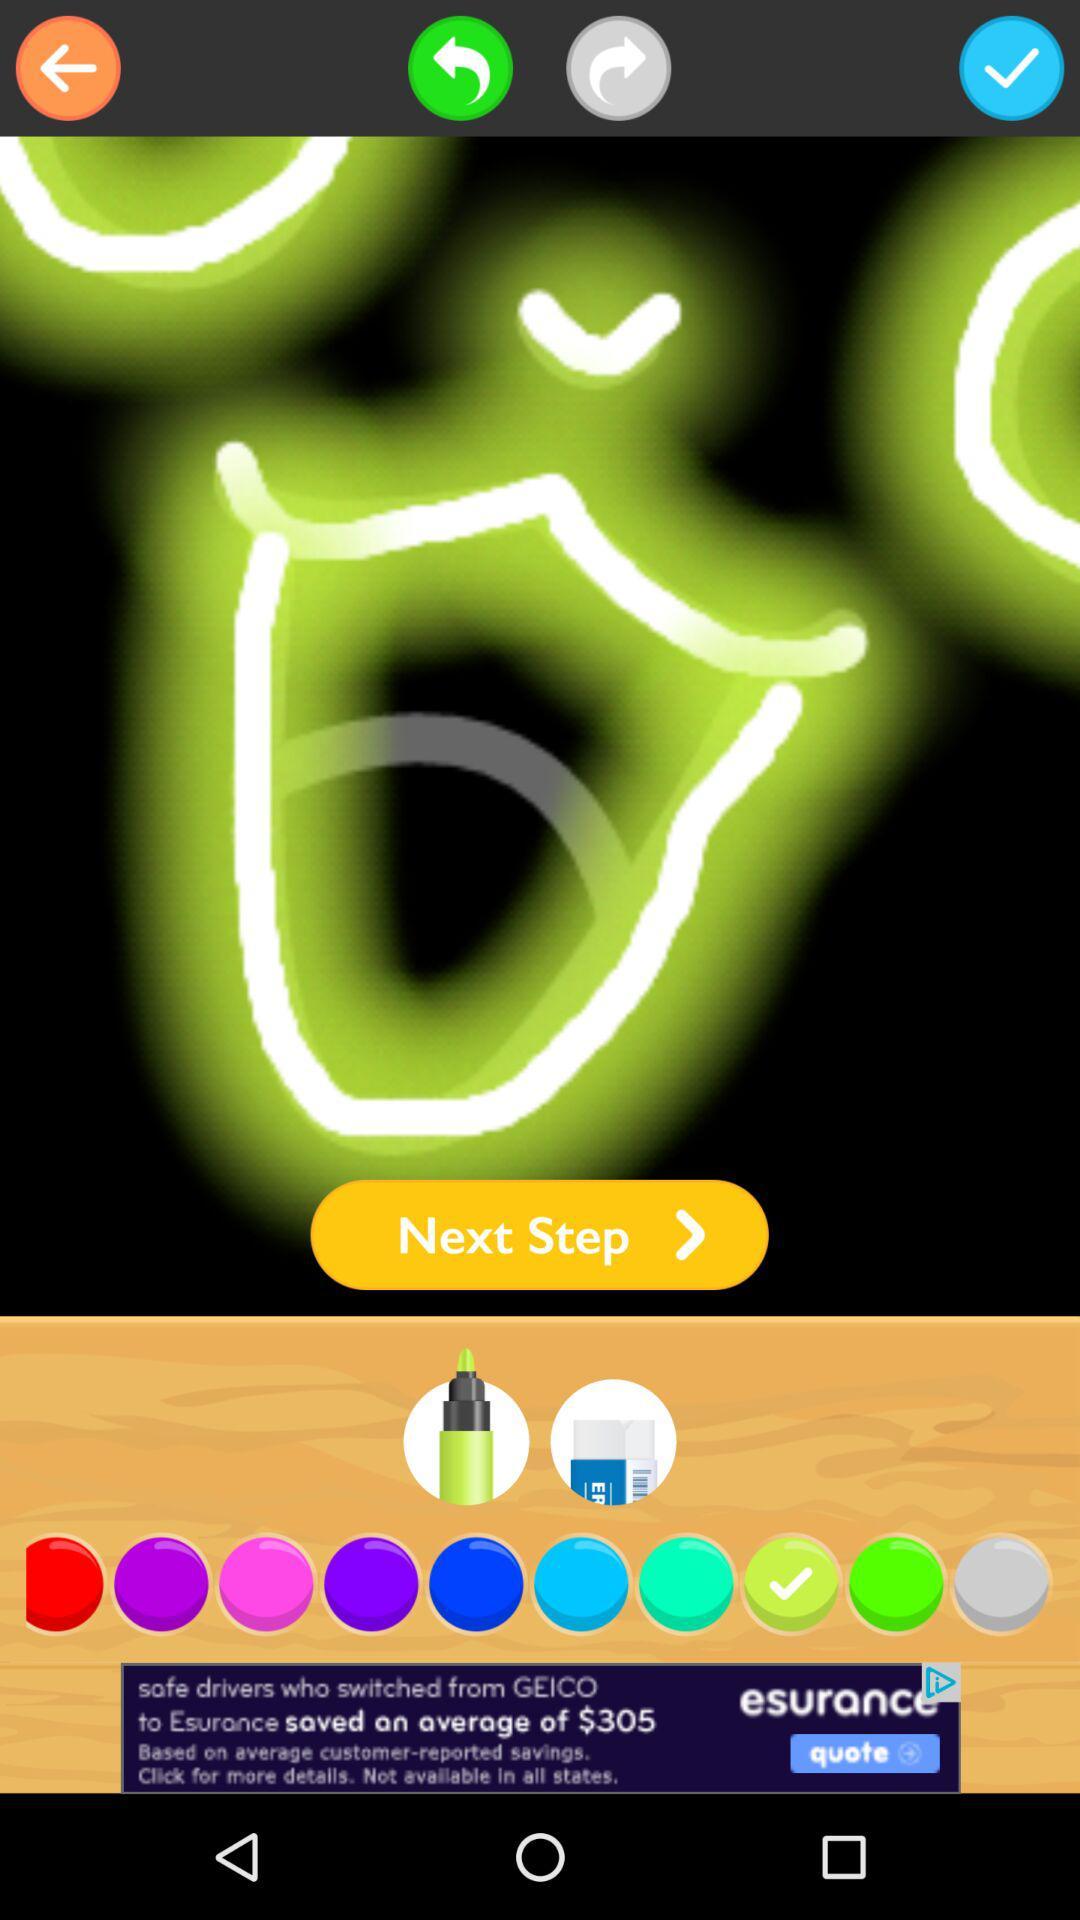 The width and height of the screenshot is (1080, 1920). Describe the element at coordinates (67, 68) in the screenshot. I see `icon at the top left corner` at that location.